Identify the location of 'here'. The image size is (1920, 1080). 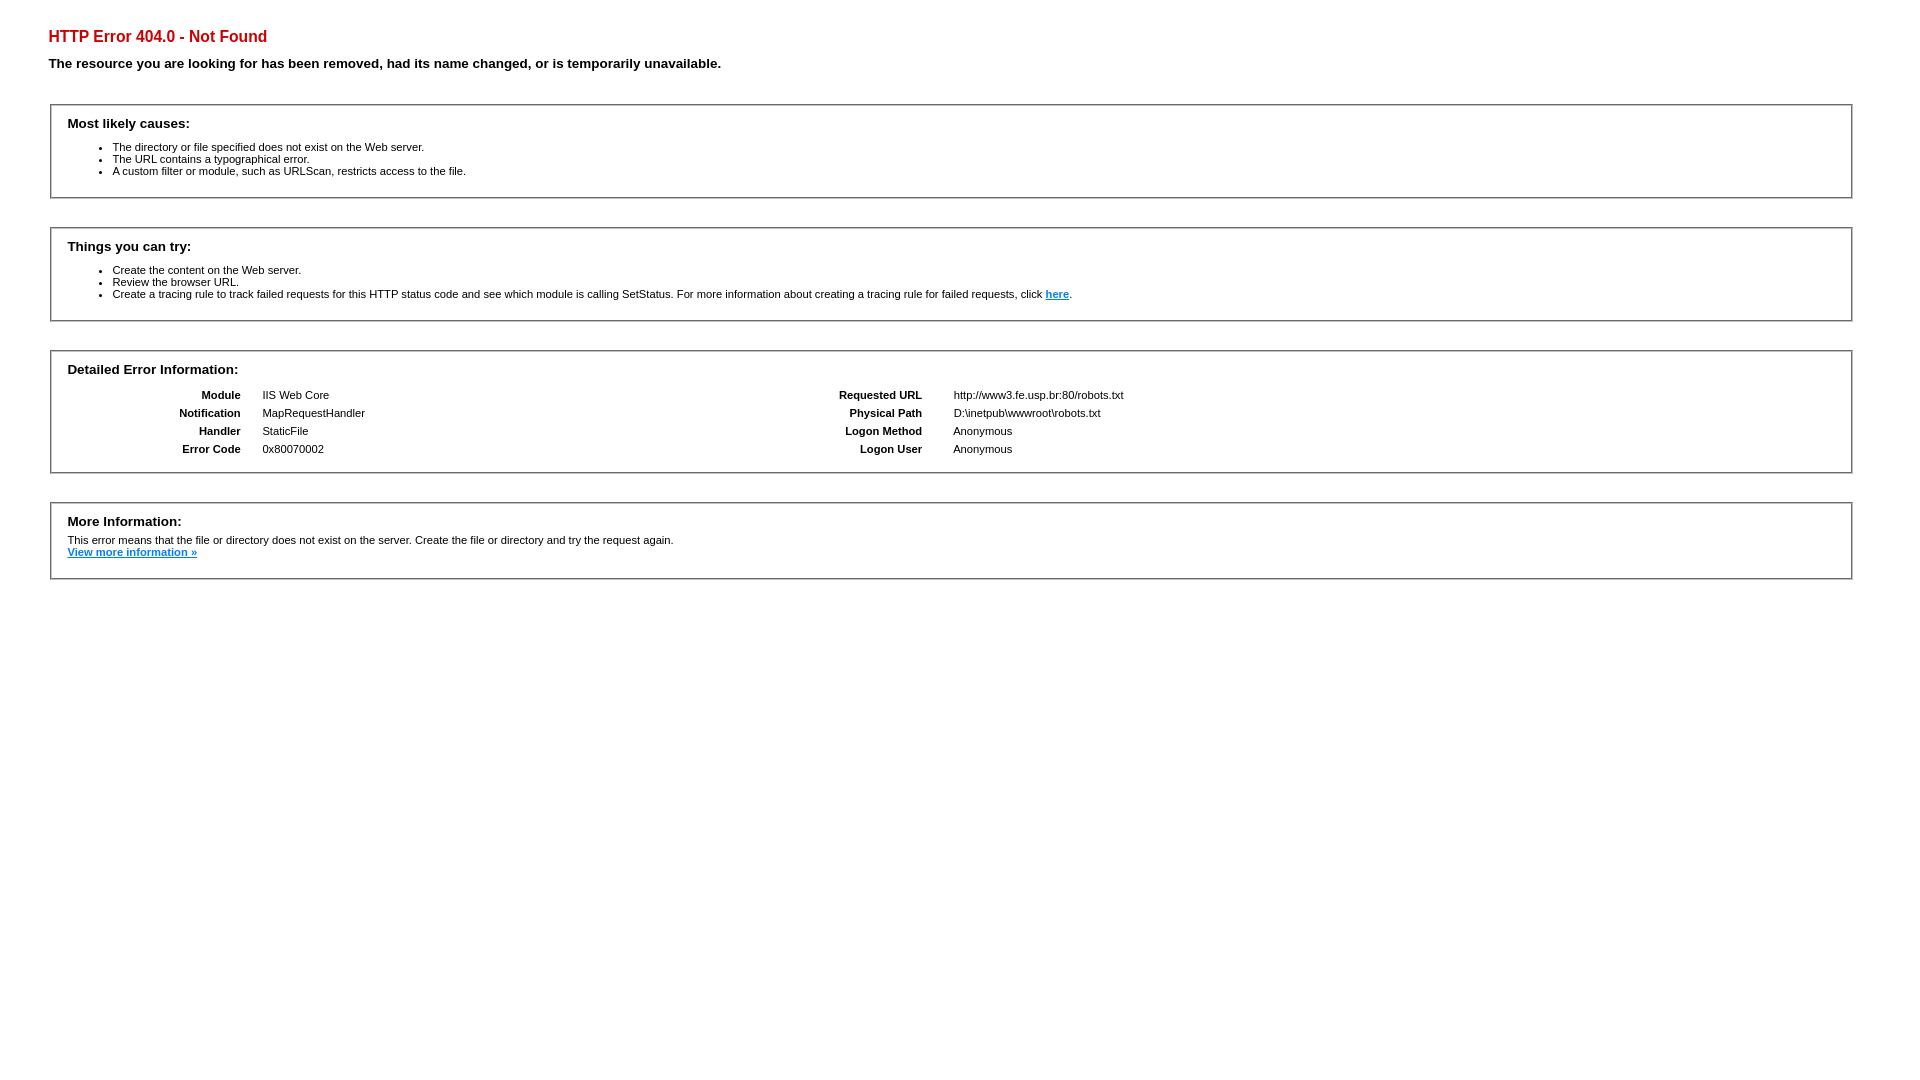
(1056, 293).